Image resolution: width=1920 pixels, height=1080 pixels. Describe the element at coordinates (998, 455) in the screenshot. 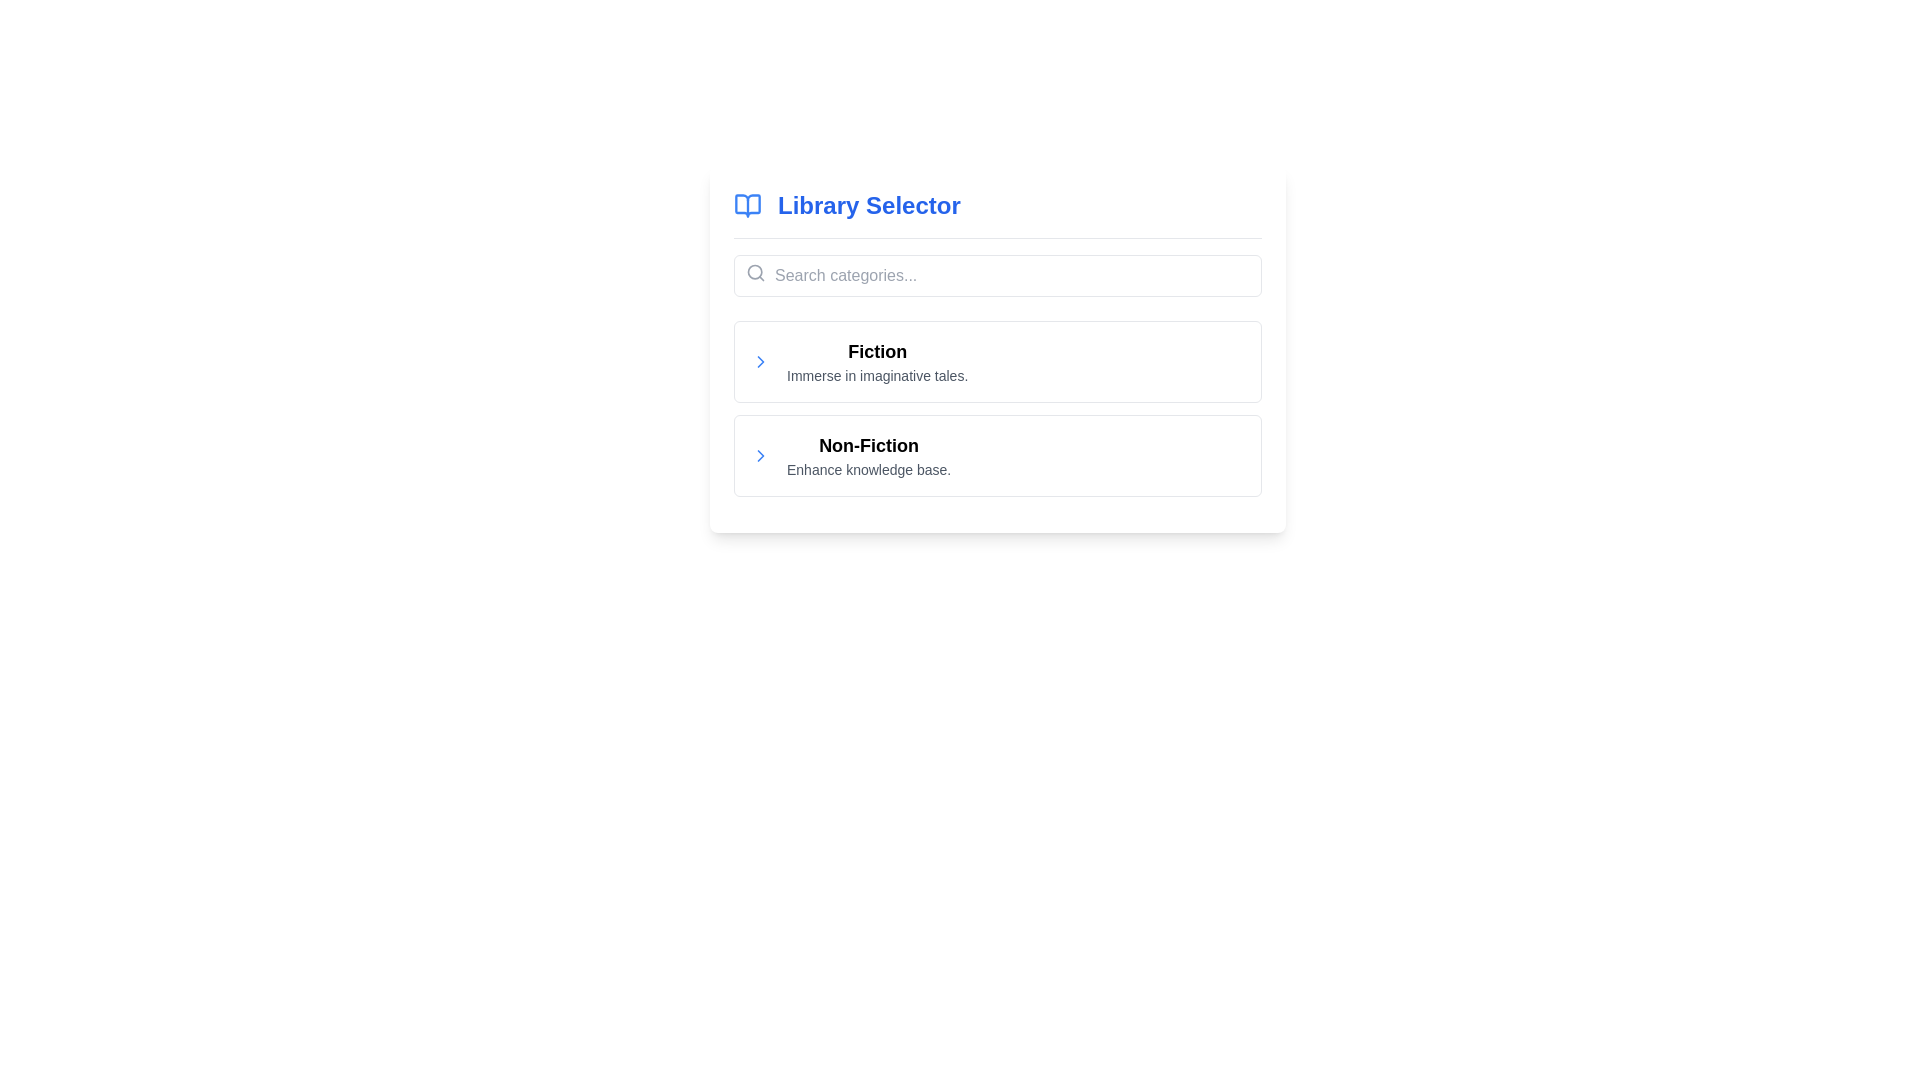

I see `the second entry in the list, which is the 'Non-Fiction' clickable list item that features a bold title and a description` at that location.